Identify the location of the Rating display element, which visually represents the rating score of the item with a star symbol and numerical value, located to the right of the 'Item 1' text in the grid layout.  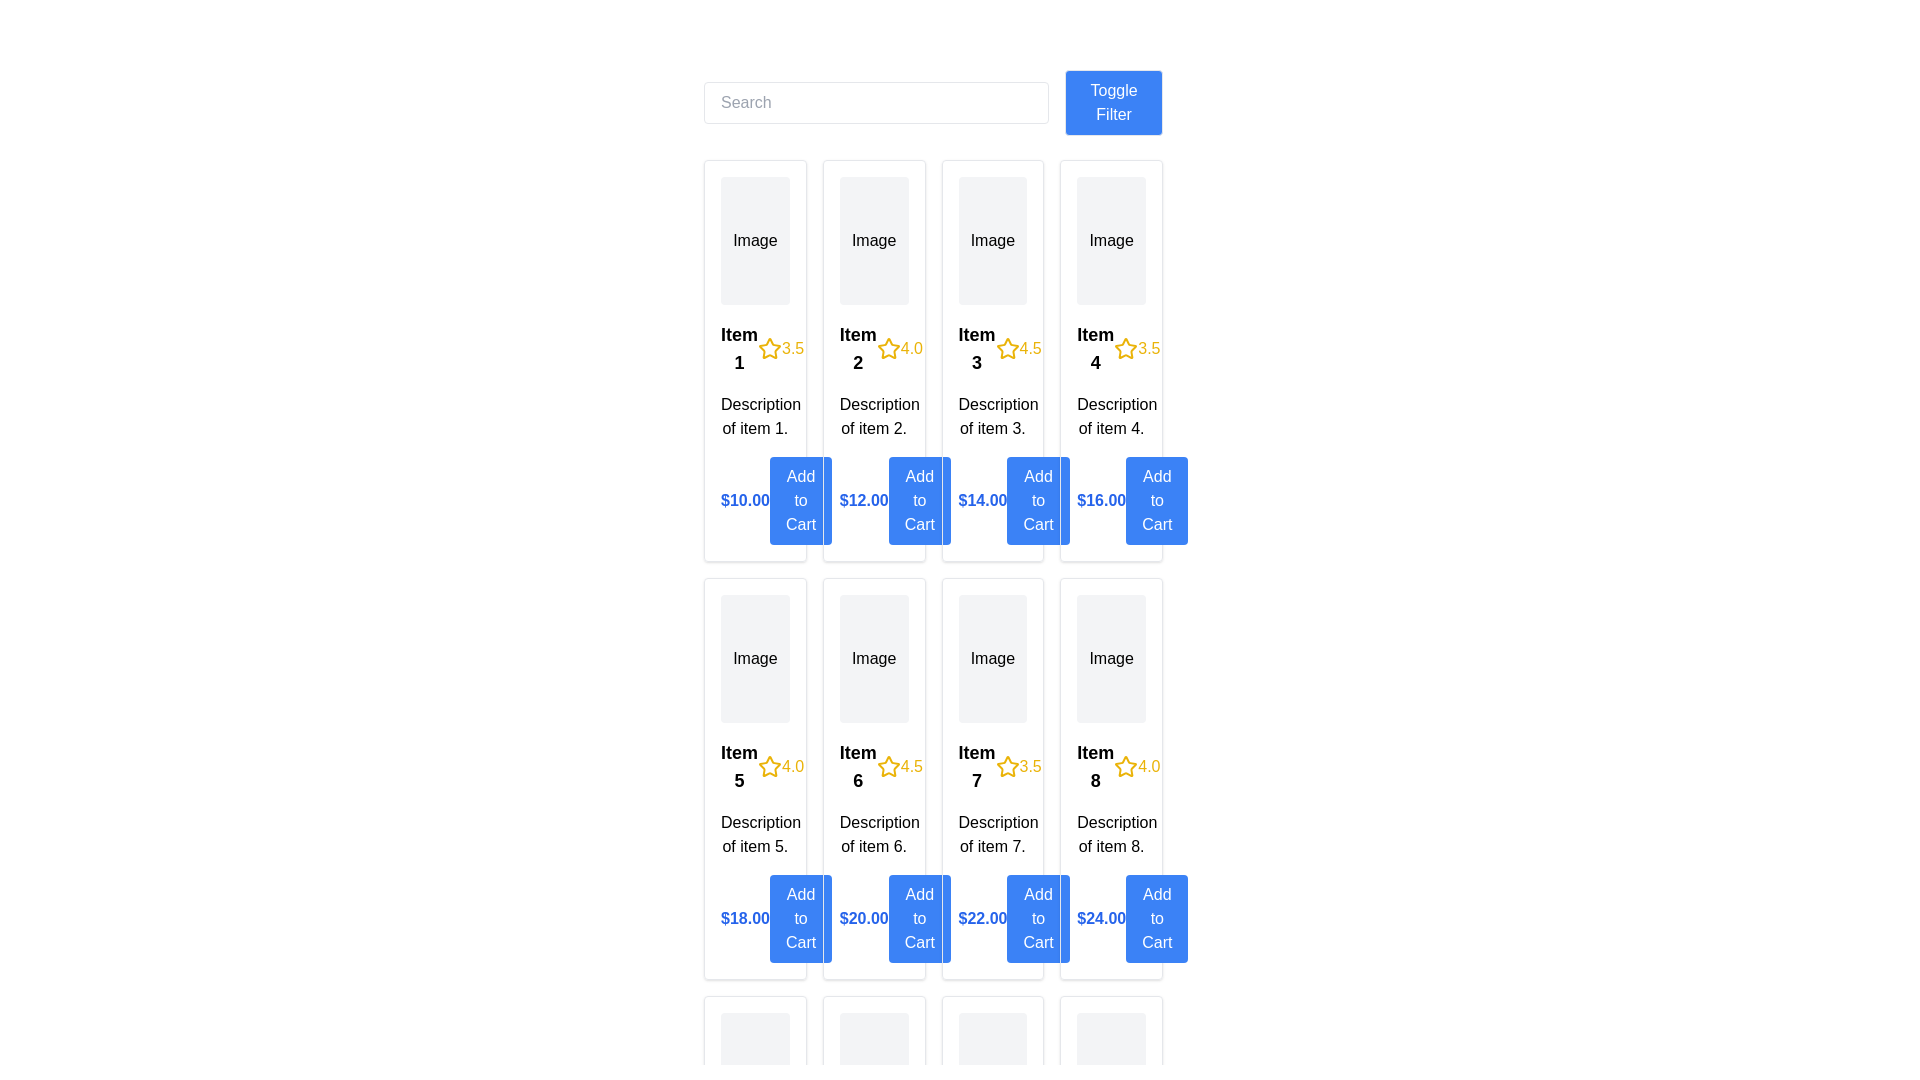
(780, 347).